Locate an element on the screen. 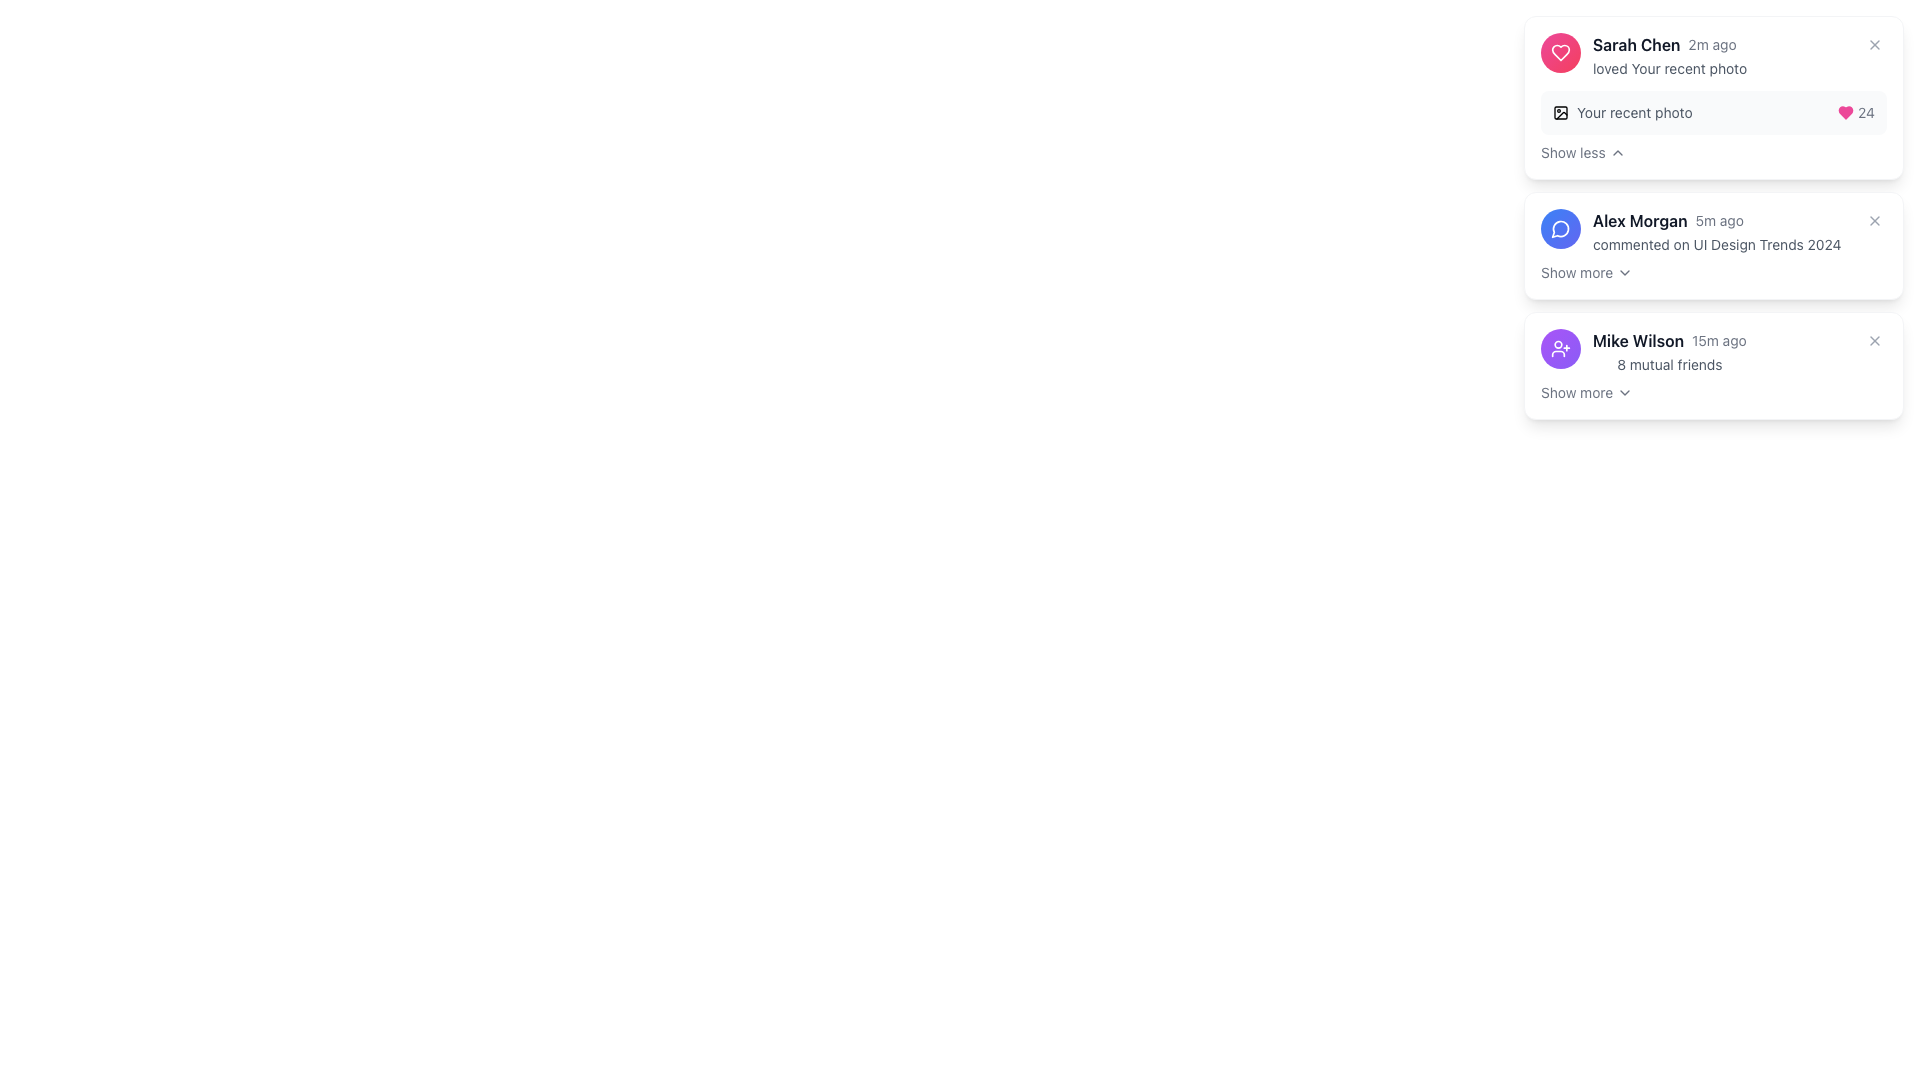 Image resolution: width=1920 pixels, height=1080 pixels. the text label within the notification panel for 'Alex Morgan commented on UI Design Trends 2024' is located at coordinates (1576, 273).